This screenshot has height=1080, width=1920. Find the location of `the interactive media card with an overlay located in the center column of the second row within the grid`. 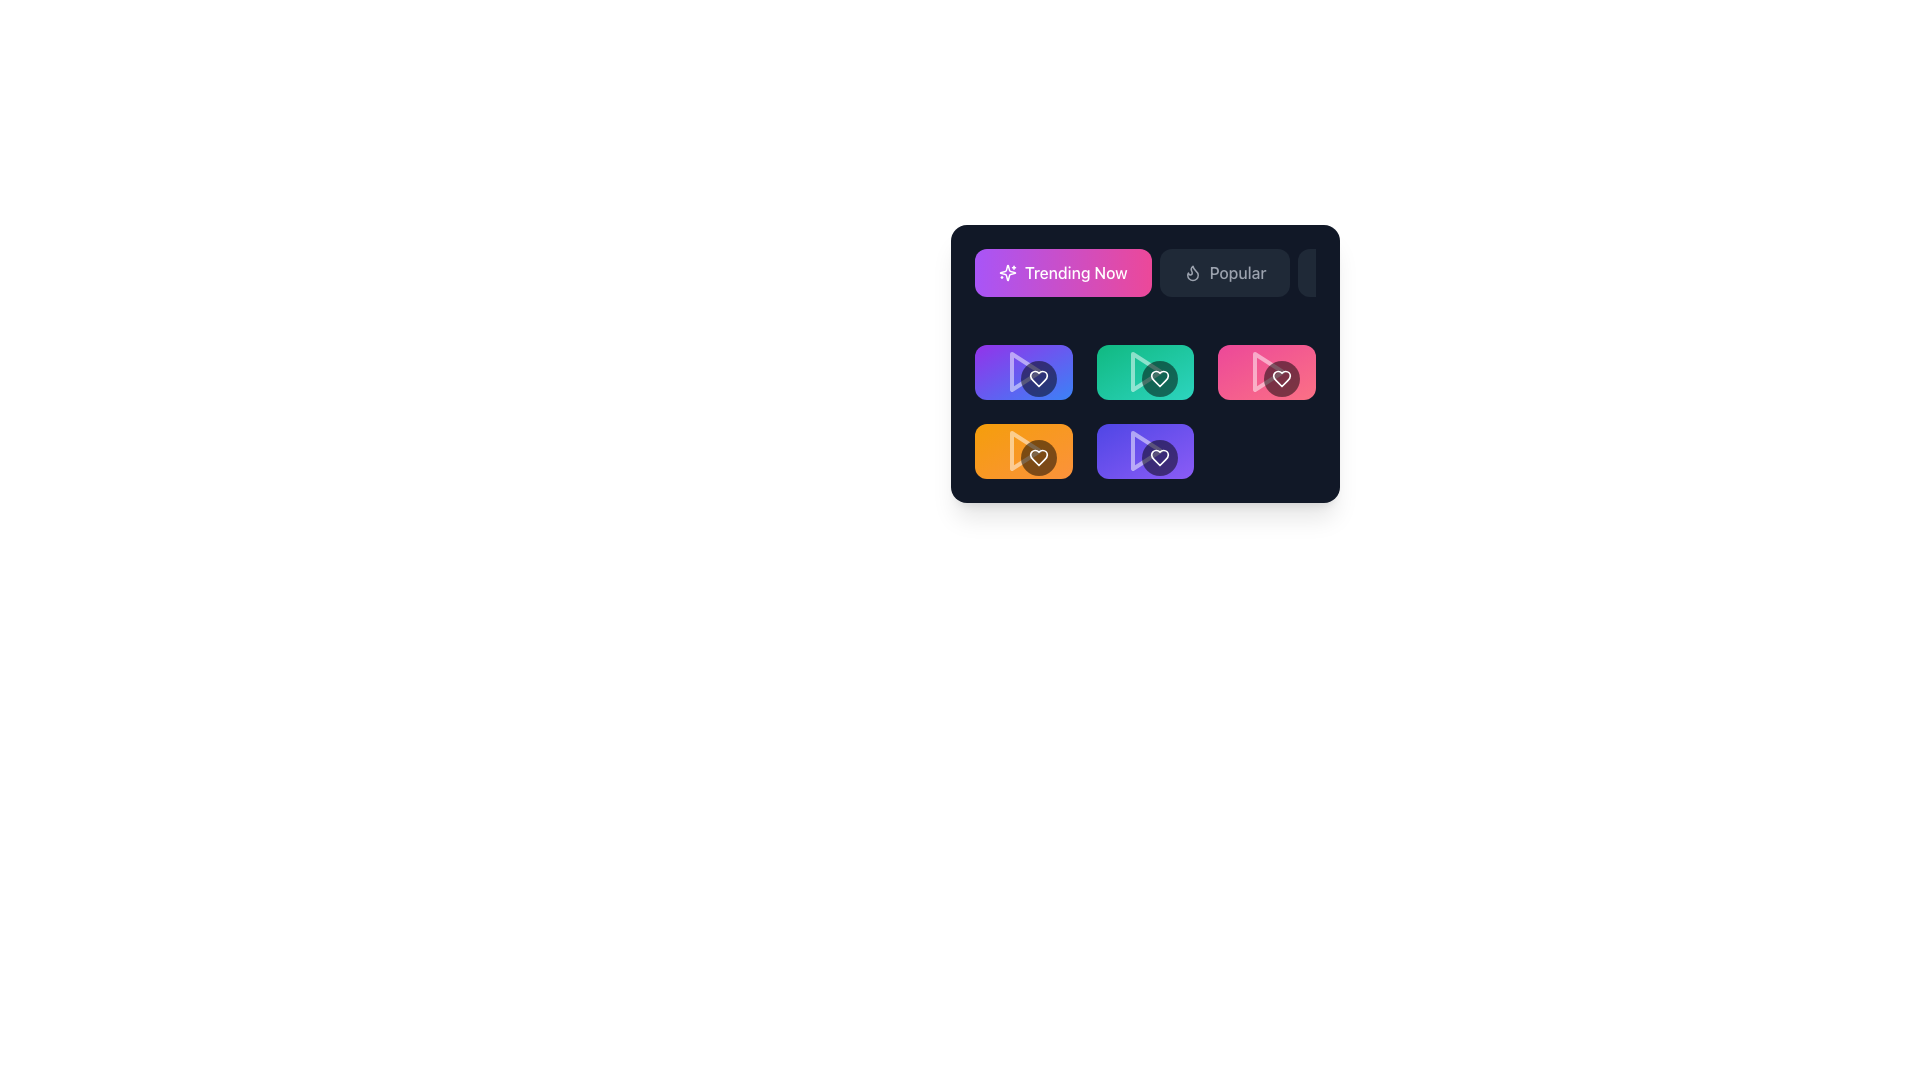

the interactive media card with an overlay located in the center column of the second row within the grid is located at coordinates (1145, 451).